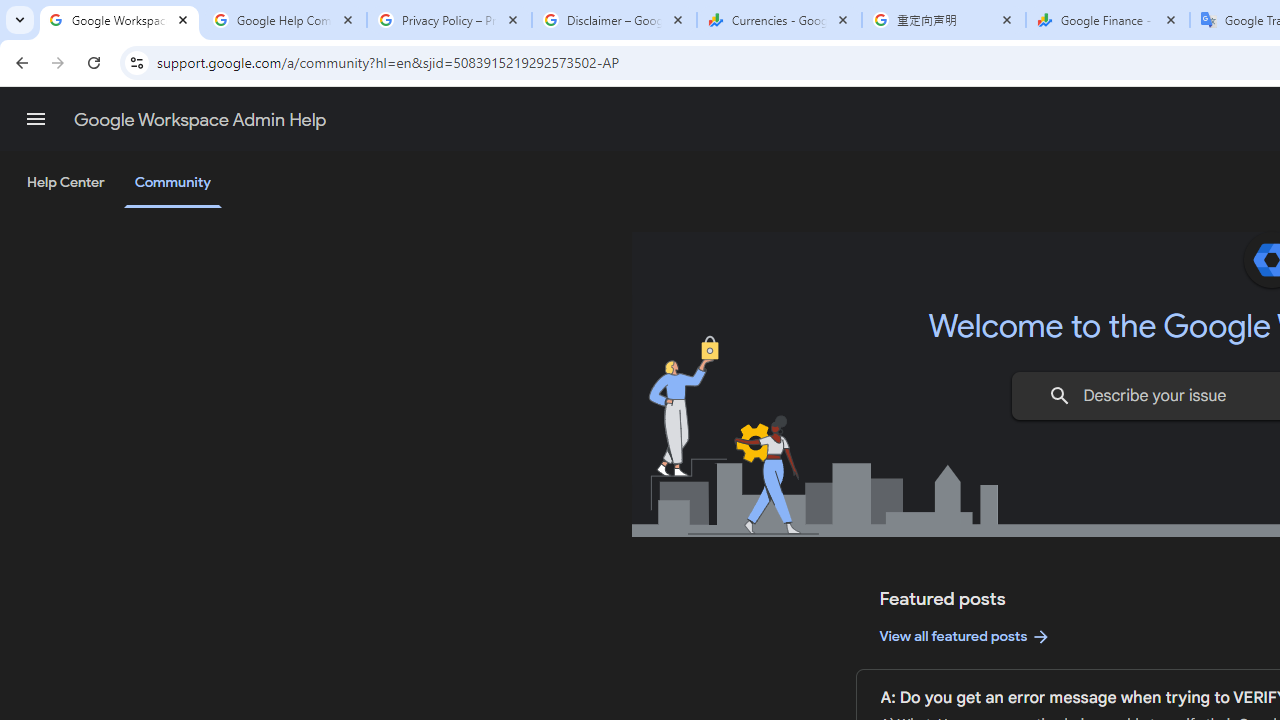  I want to click on 'Forward', so click(58, 61).